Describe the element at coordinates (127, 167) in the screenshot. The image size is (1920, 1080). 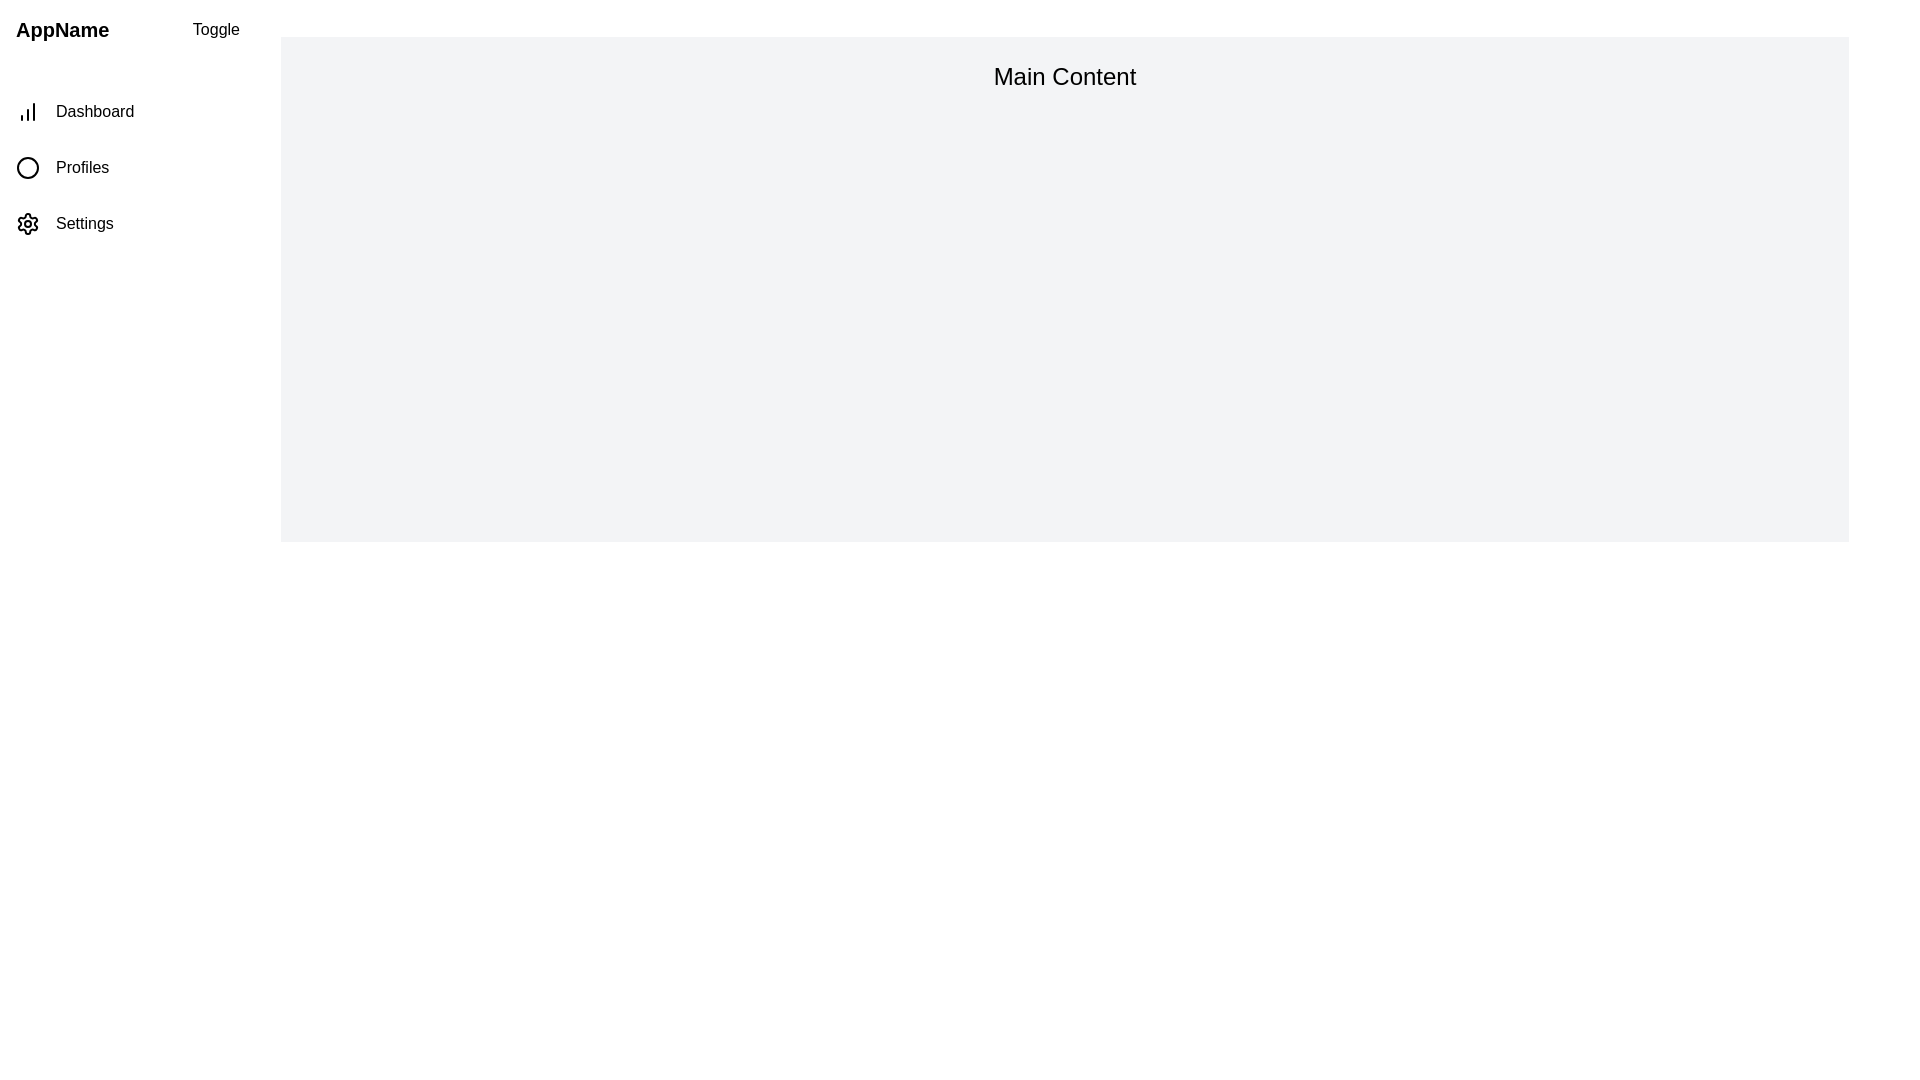
I see `the navigation item labeled Profiles` at that location.